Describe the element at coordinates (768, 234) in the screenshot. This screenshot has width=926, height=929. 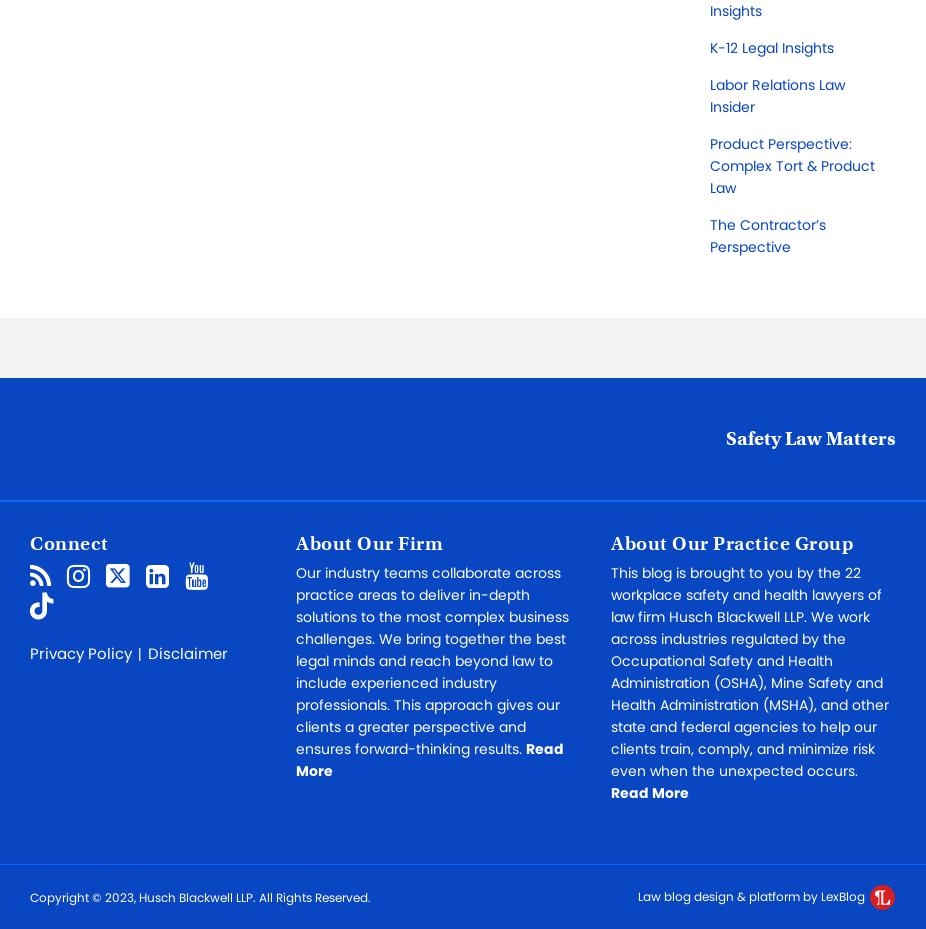
I see `'The Contractor’s Perspective'` at that location.